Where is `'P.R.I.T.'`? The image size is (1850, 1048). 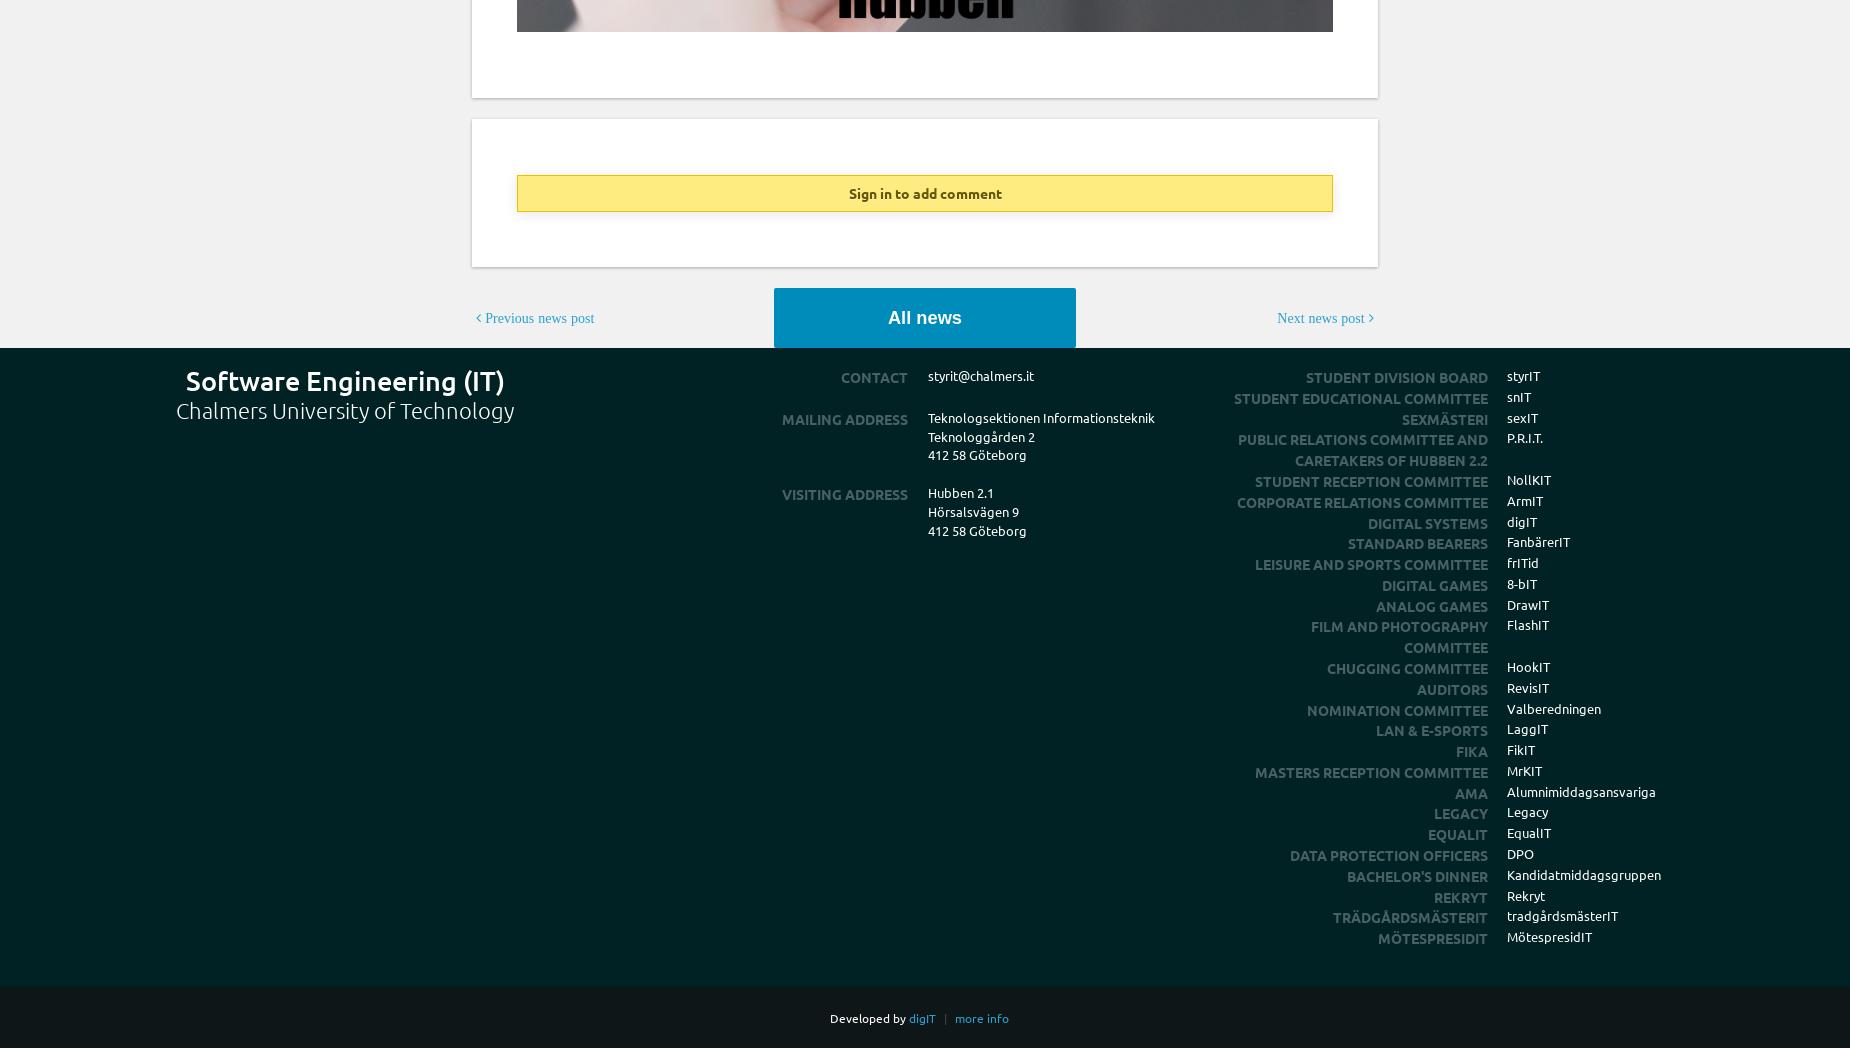
'P.R.I.T.' is located at coordinates (1524, 436).